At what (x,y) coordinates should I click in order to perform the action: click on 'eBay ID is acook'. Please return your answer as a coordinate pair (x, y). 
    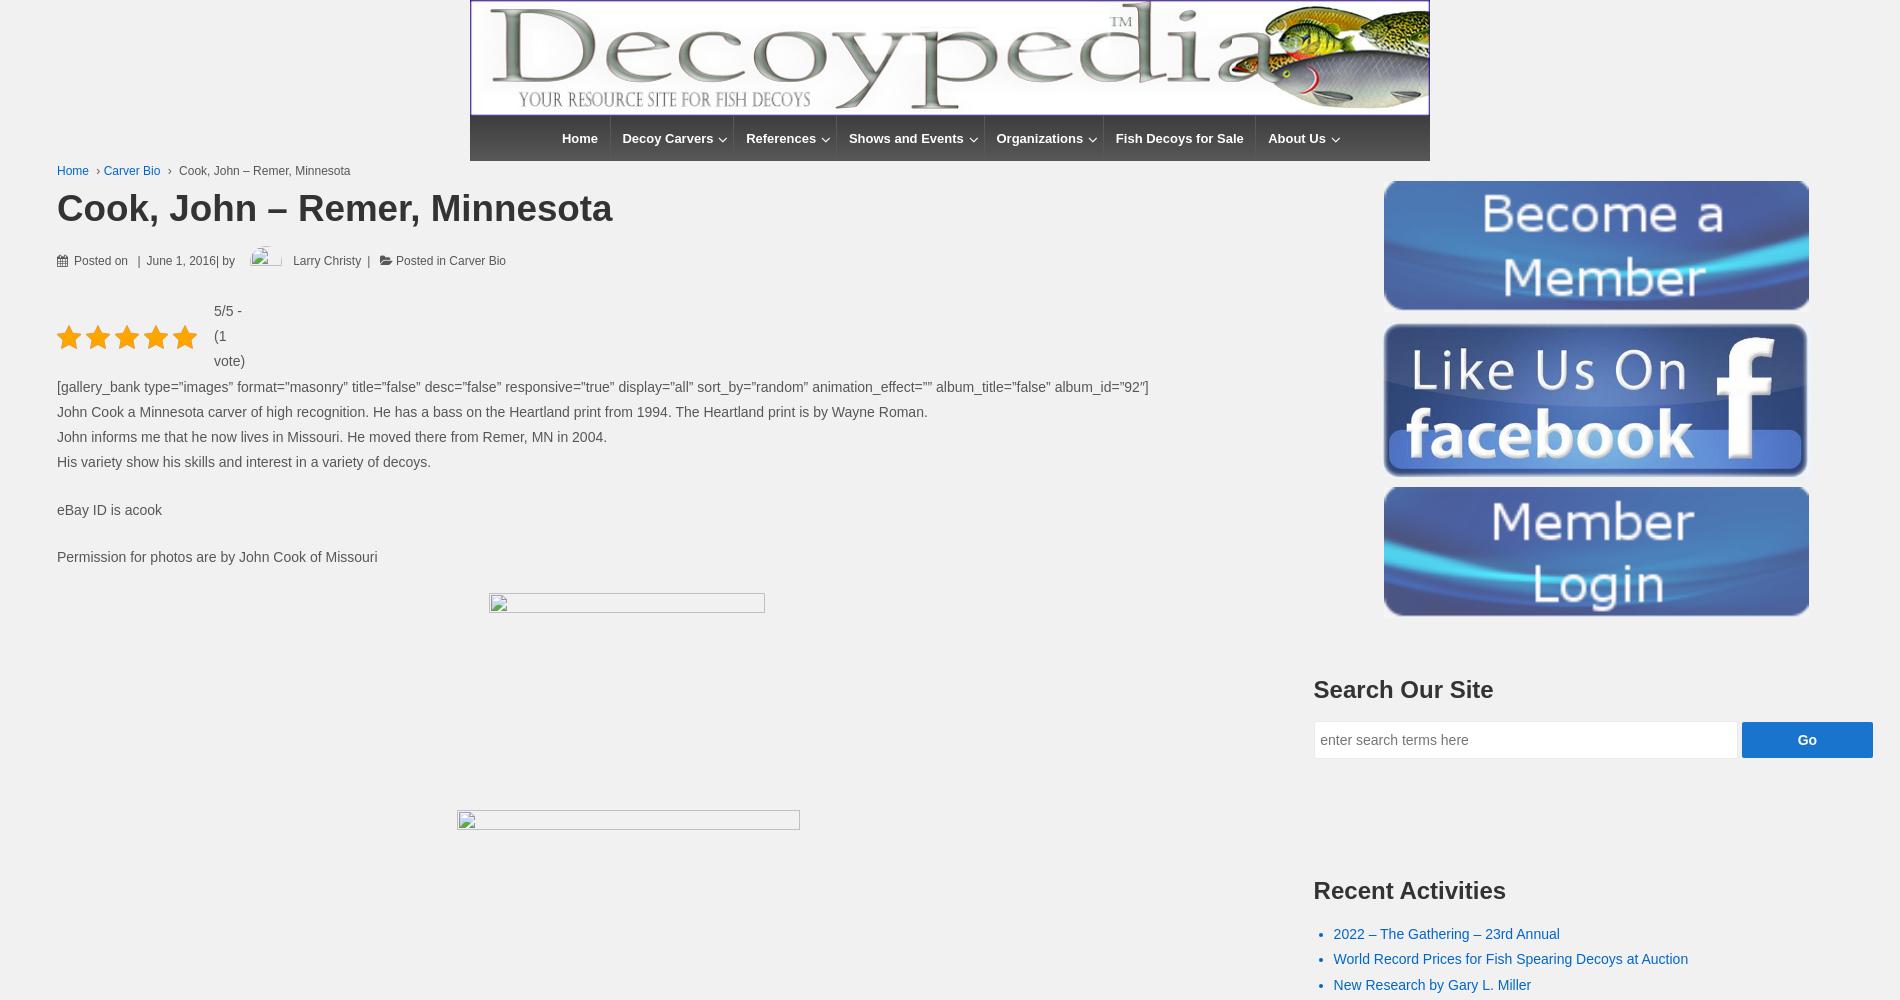
    Looking at the image, I should click on (57, 509).